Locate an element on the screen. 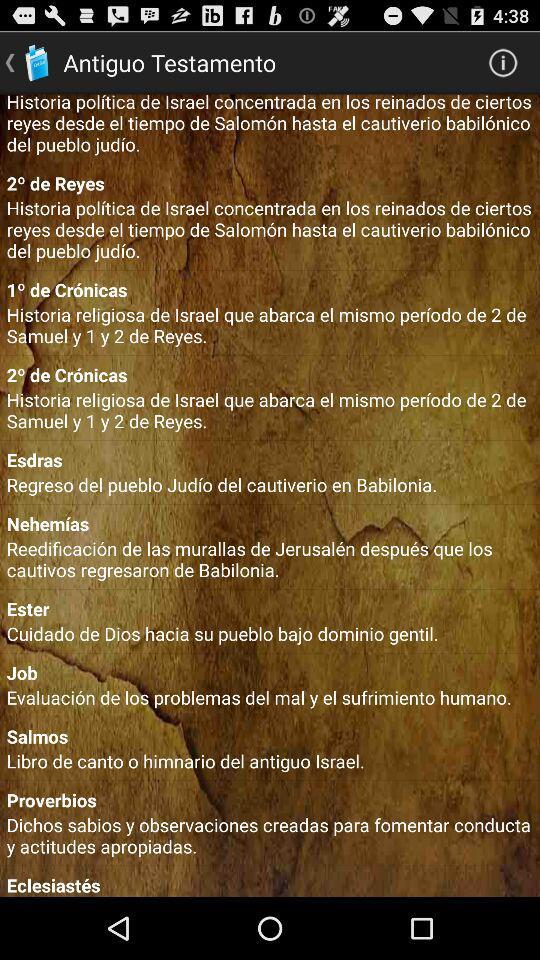 This screenshot has width=540, height=960. the esdras is located at coordinates (270, 460).